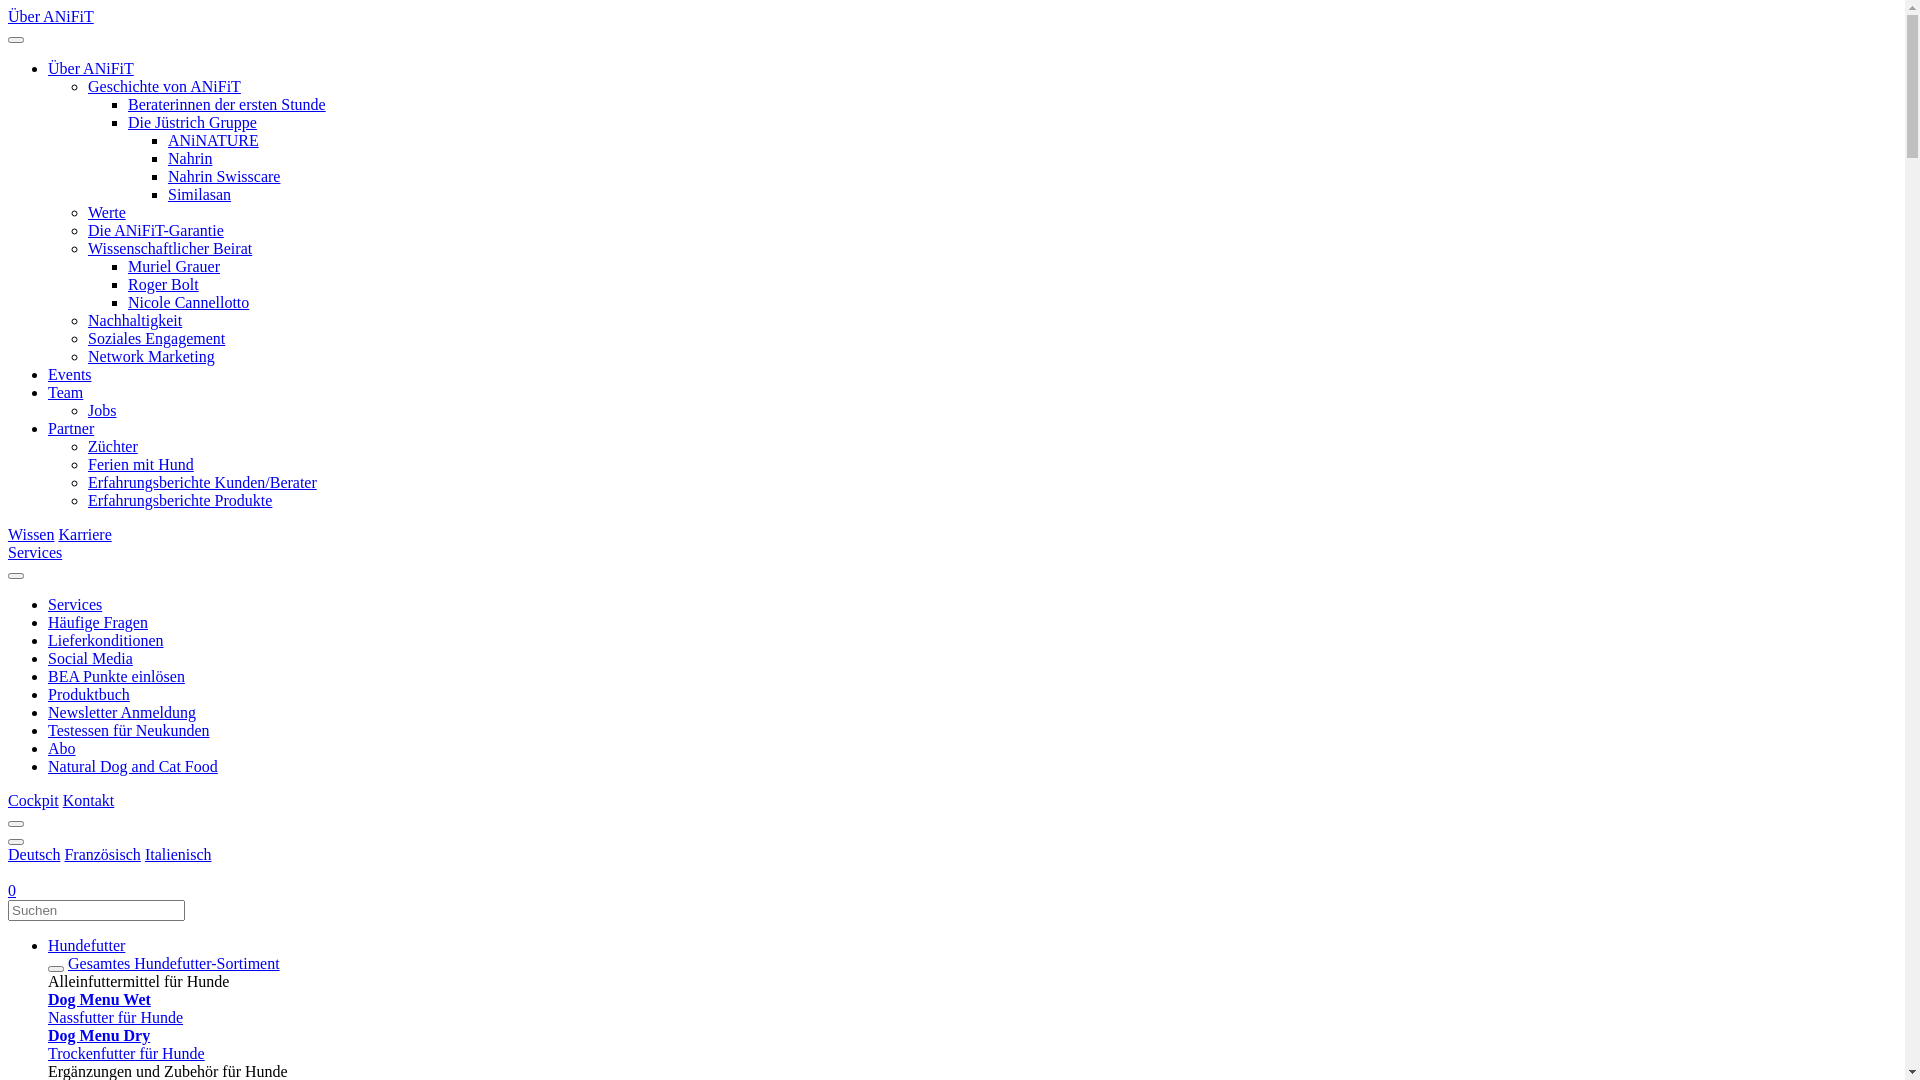 This screenshot has height=1080, width=1920. I want to click on 'Lieferkonditionen', so click(104, 640).